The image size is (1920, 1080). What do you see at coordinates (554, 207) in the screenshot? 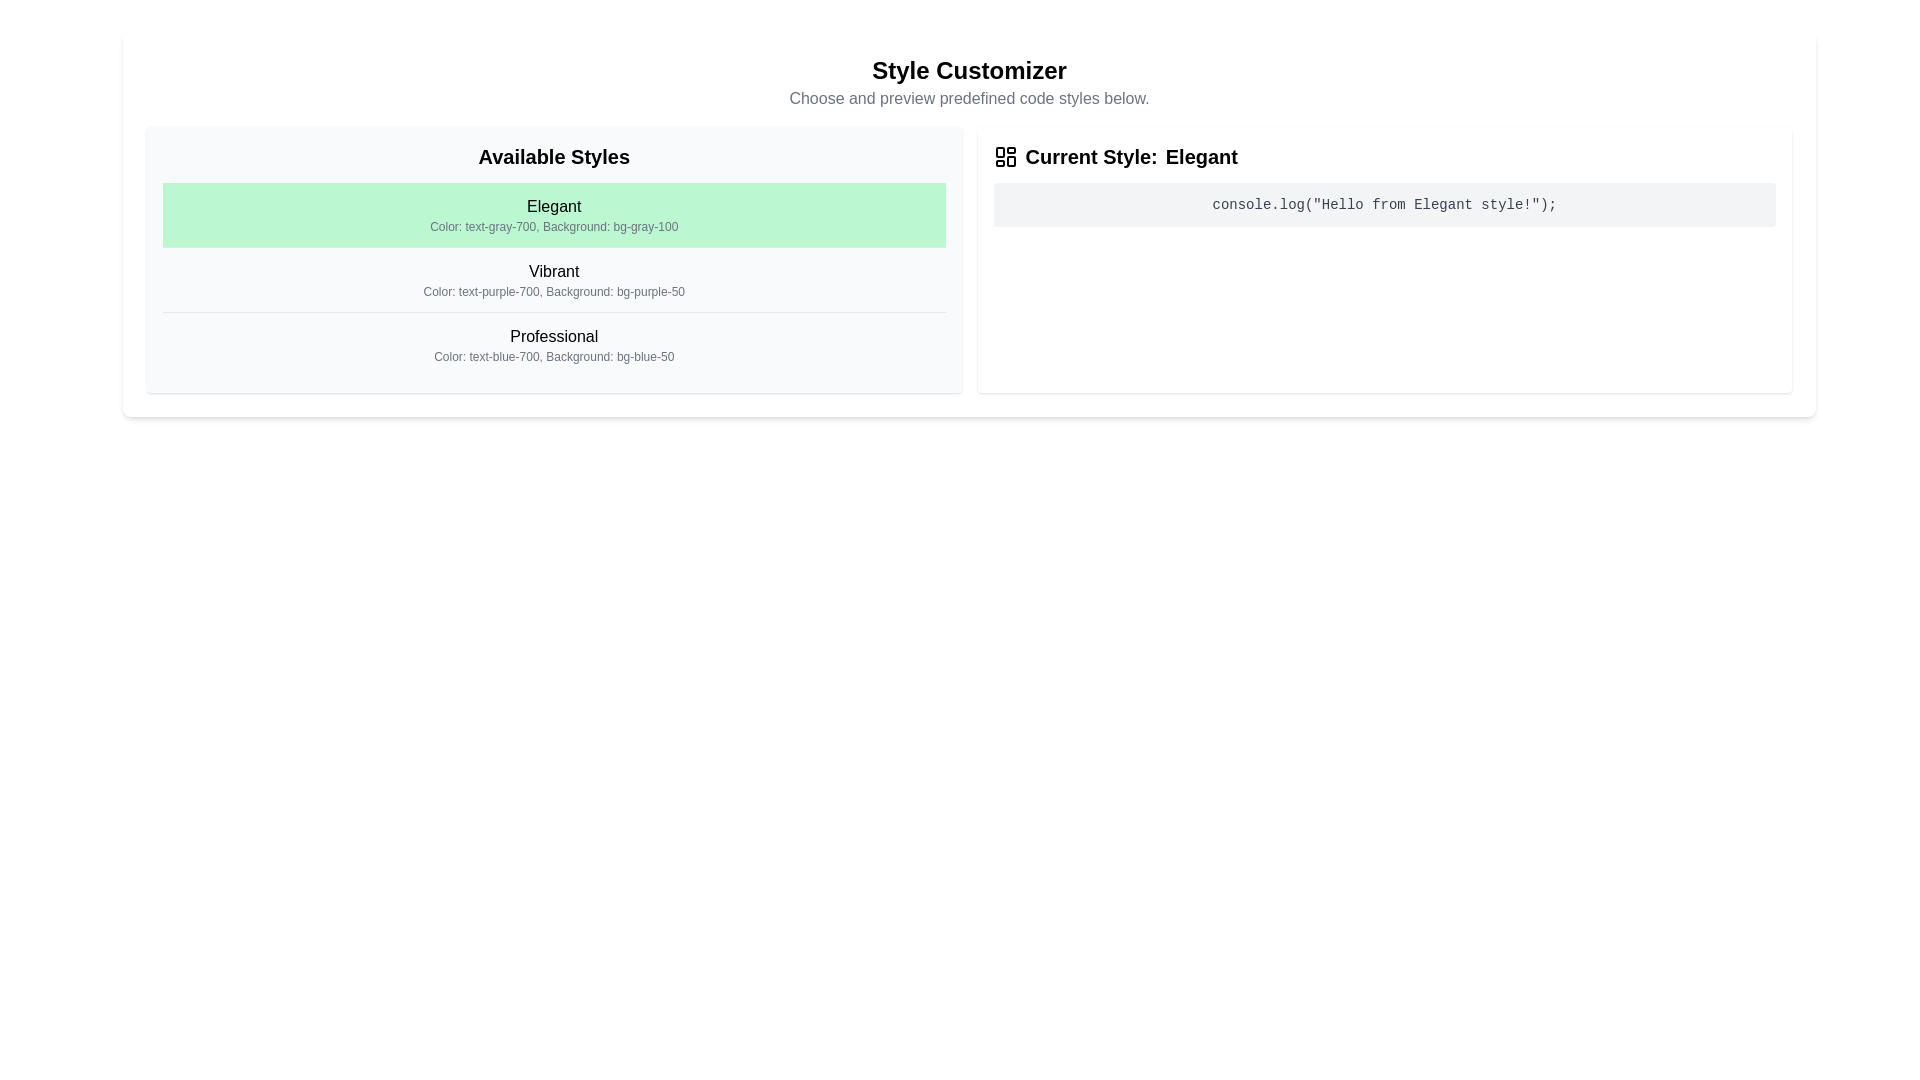
I see `the textual label element that describes the currently active style, located in the top section of the 'Available Styles' list with a soft green background` at bounding box center [554, 207].